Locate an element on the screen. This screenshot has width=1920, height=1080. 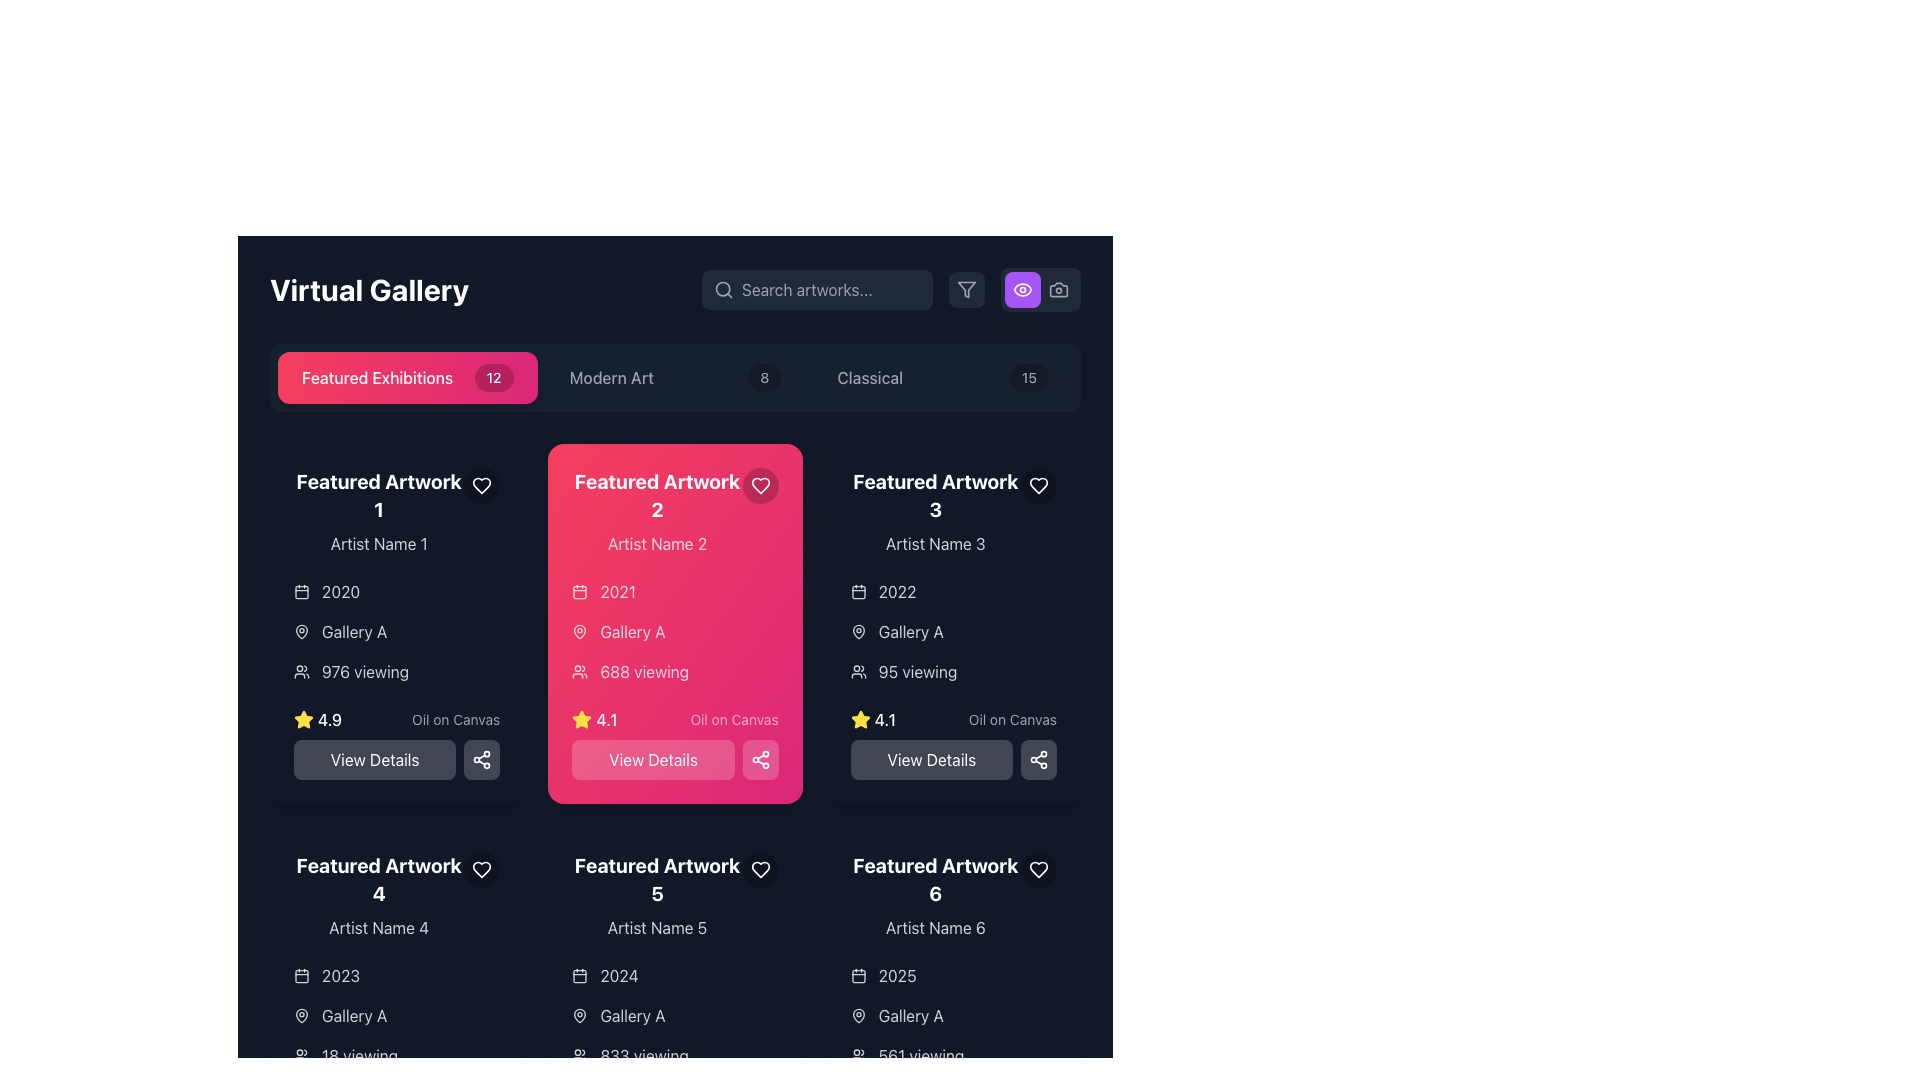
text label displaying 'Artist Name 4' located below the heading 'Featured Artwork 4' in the lower left quadrant of the gallery interface is located at coordinates (379, 928).